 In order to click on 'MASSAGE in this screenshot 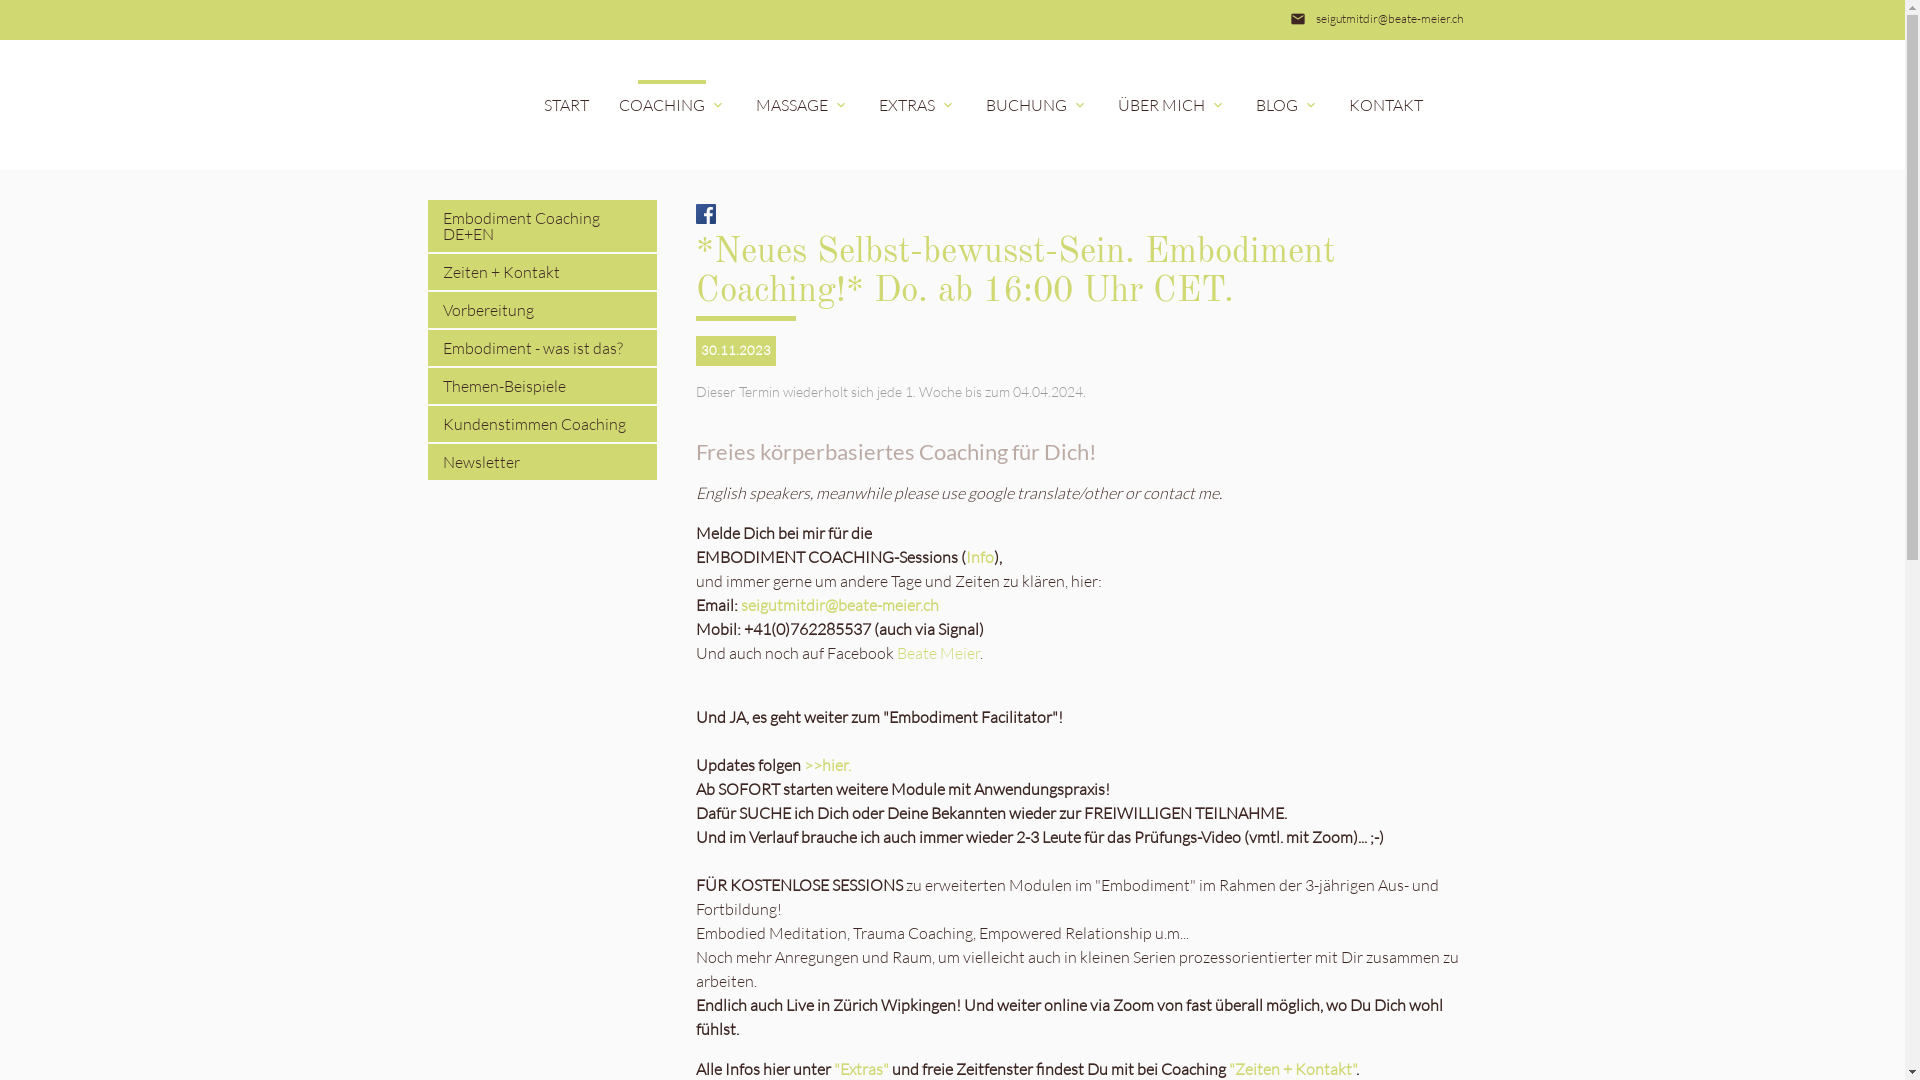, I will do `click(801, 104)`.